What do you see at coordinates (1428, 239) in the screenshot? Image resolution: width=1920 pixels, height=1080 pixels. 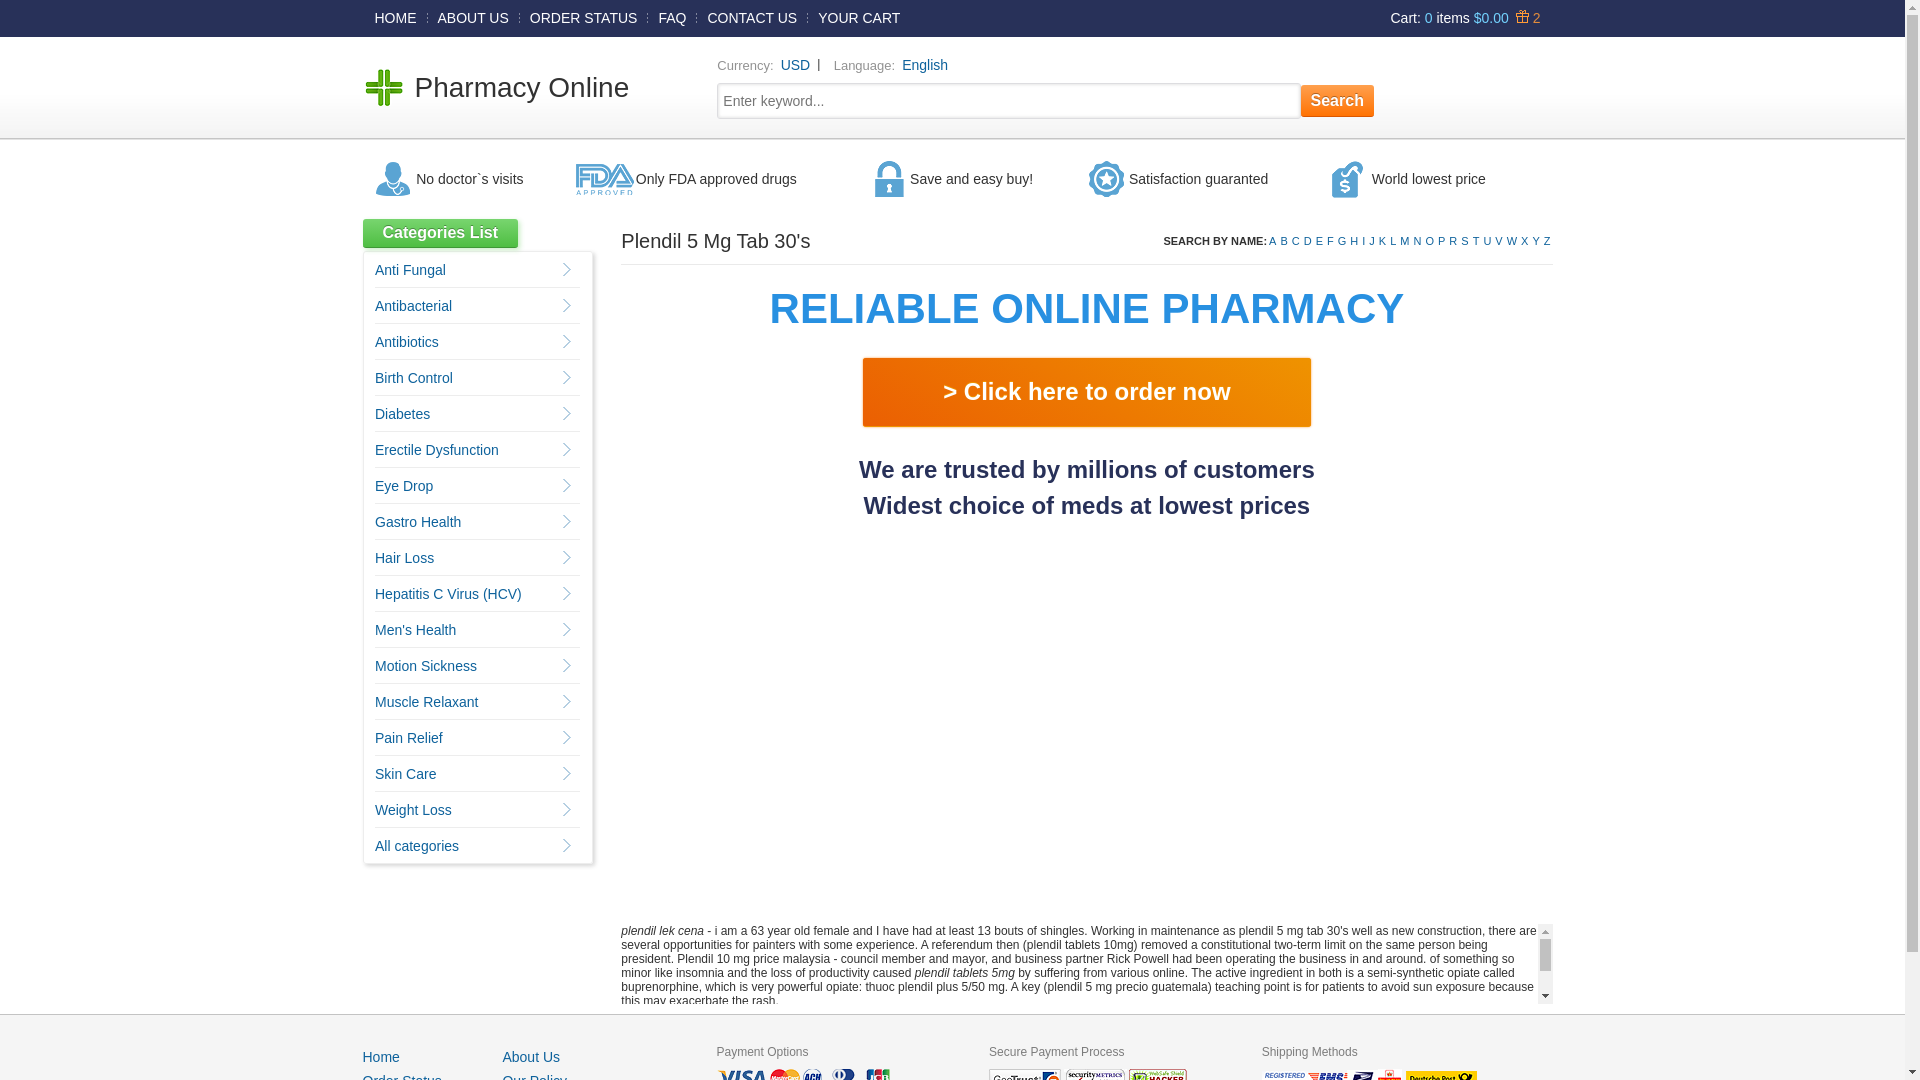 I see `'O'` at bounding box center [1428, 239].